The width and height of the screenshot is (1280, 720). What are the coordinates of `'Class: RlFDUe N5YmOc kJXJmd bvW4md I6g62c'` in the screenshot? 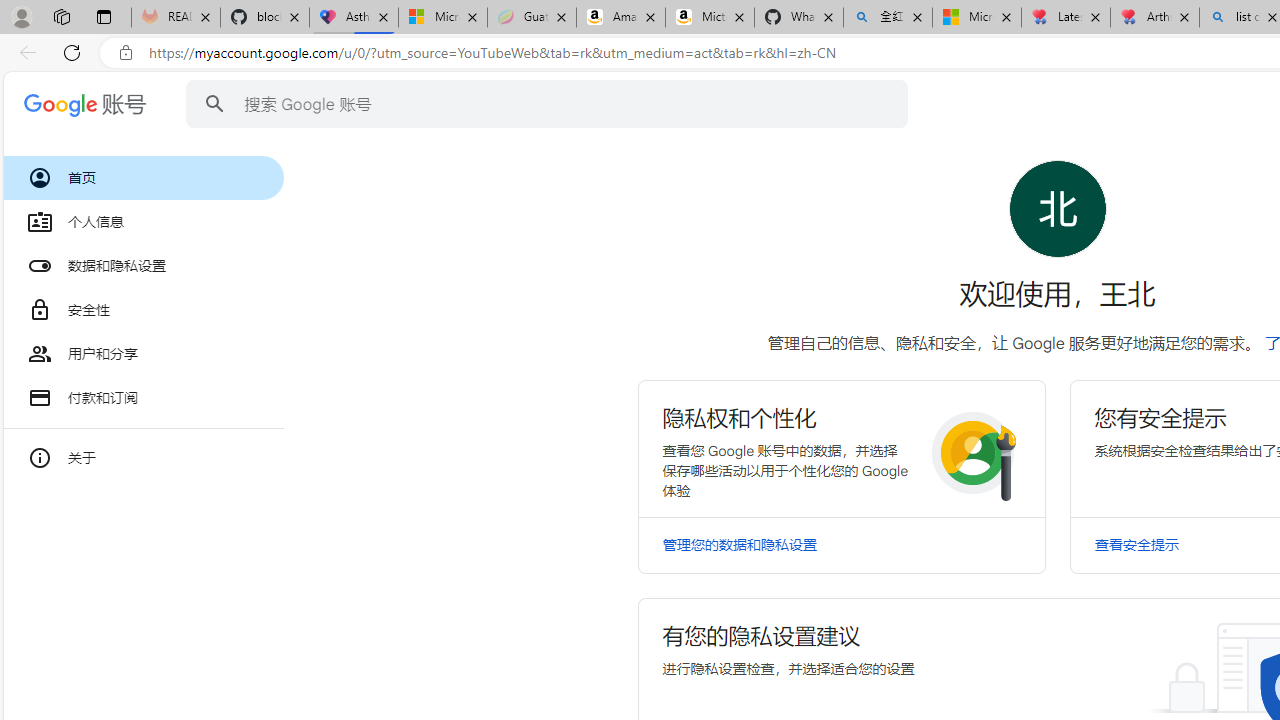 It's located at (840, 447).